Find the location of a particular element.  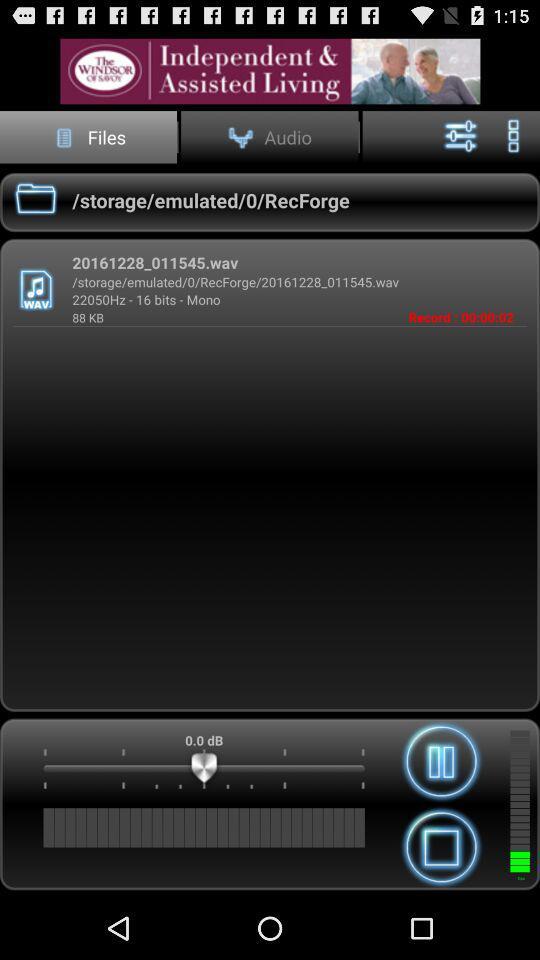

more info about an advertisement is located at coordinates (270, 71).